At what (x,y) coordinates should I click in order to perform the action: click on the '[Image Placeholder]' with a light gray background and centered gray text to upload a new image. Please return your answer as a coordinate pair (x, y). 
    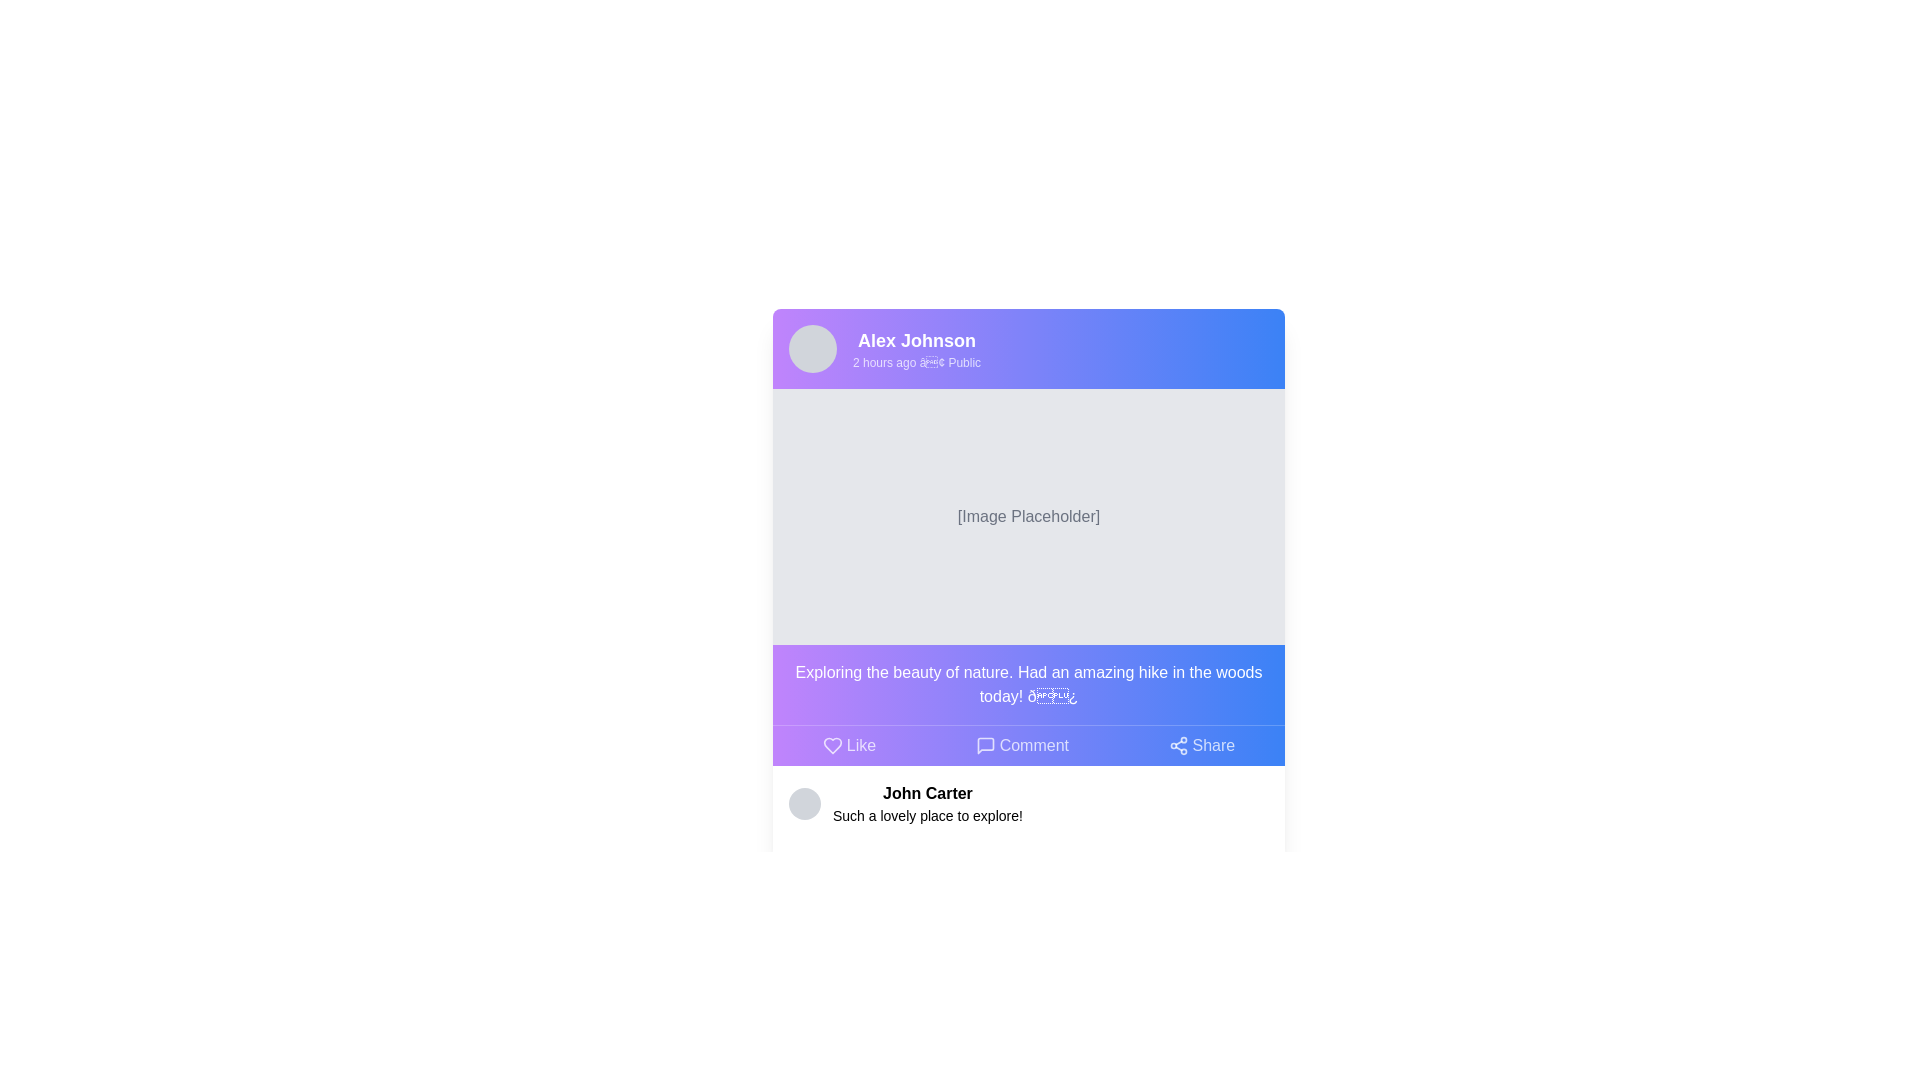
    Looking at the image, I should click on (1028, 515).